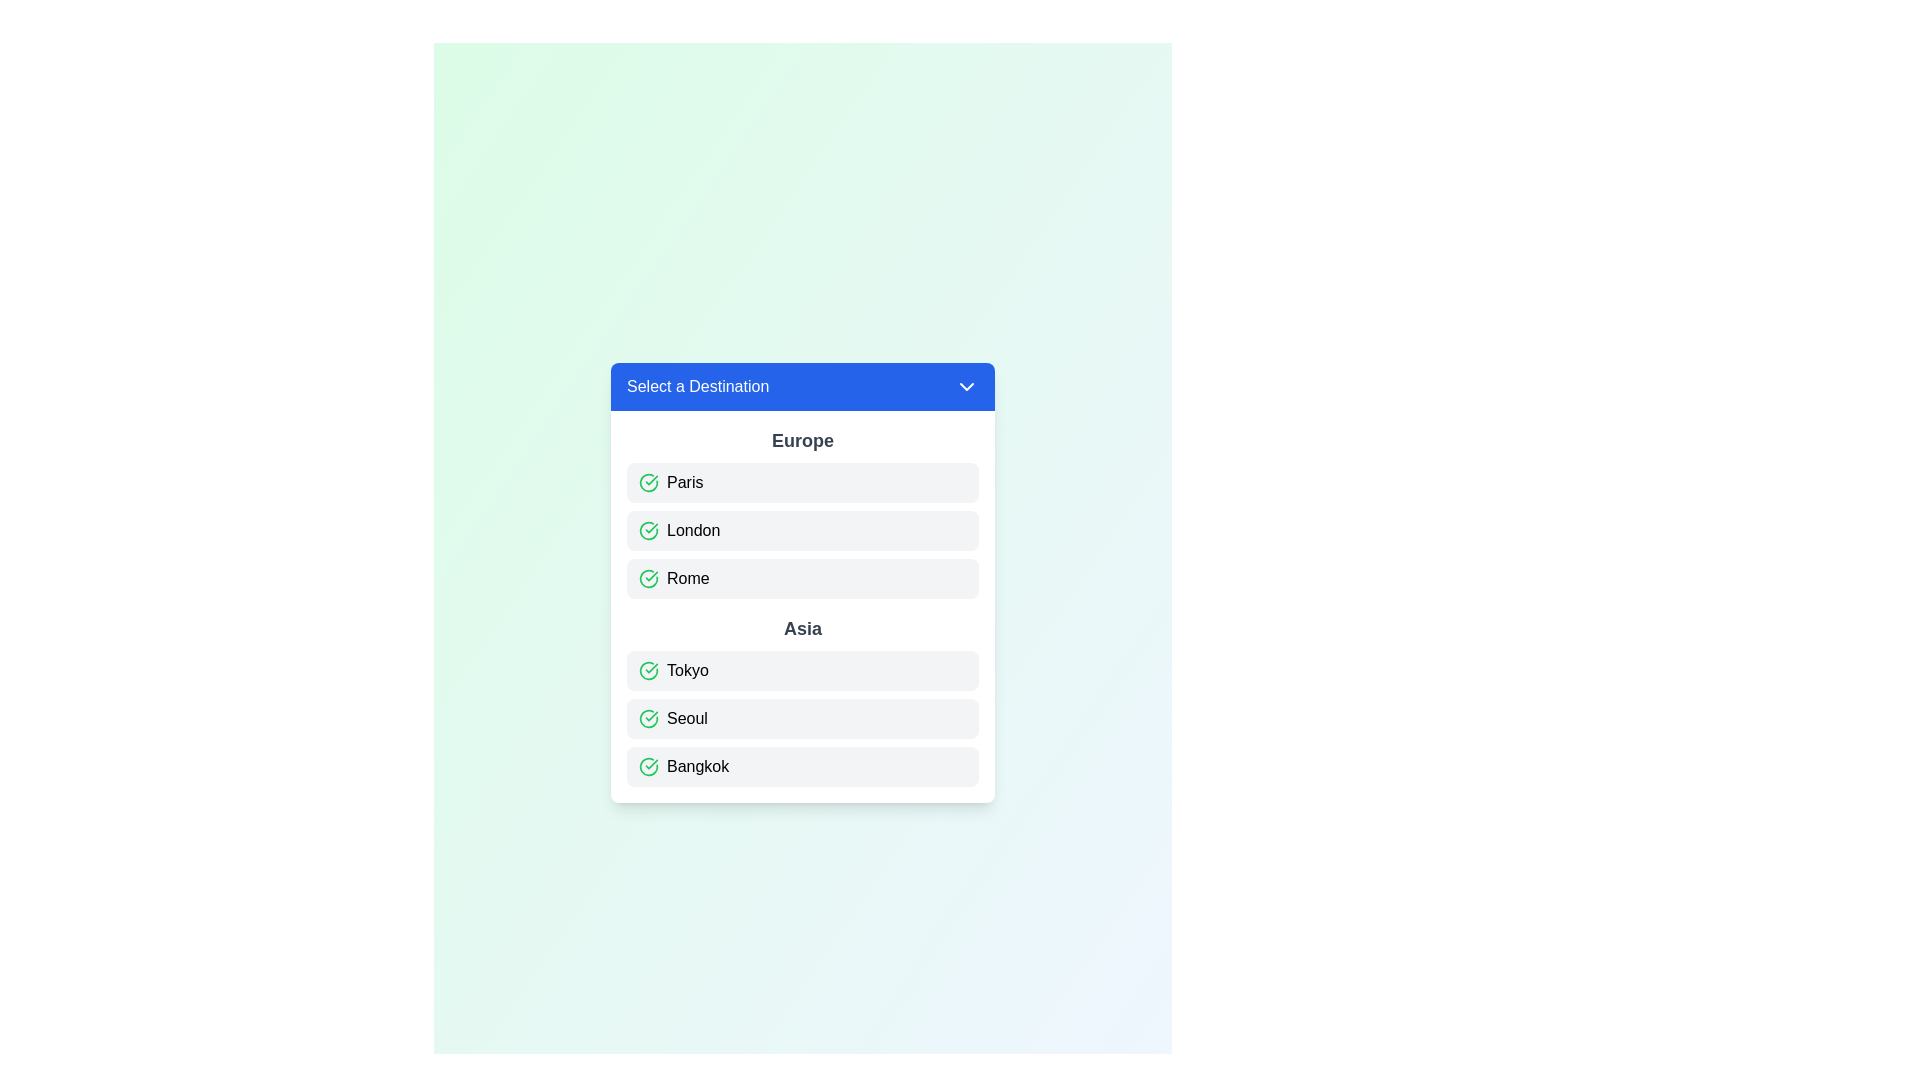  I want to click on the selectable item button labeled 'London', so click(802, 530).